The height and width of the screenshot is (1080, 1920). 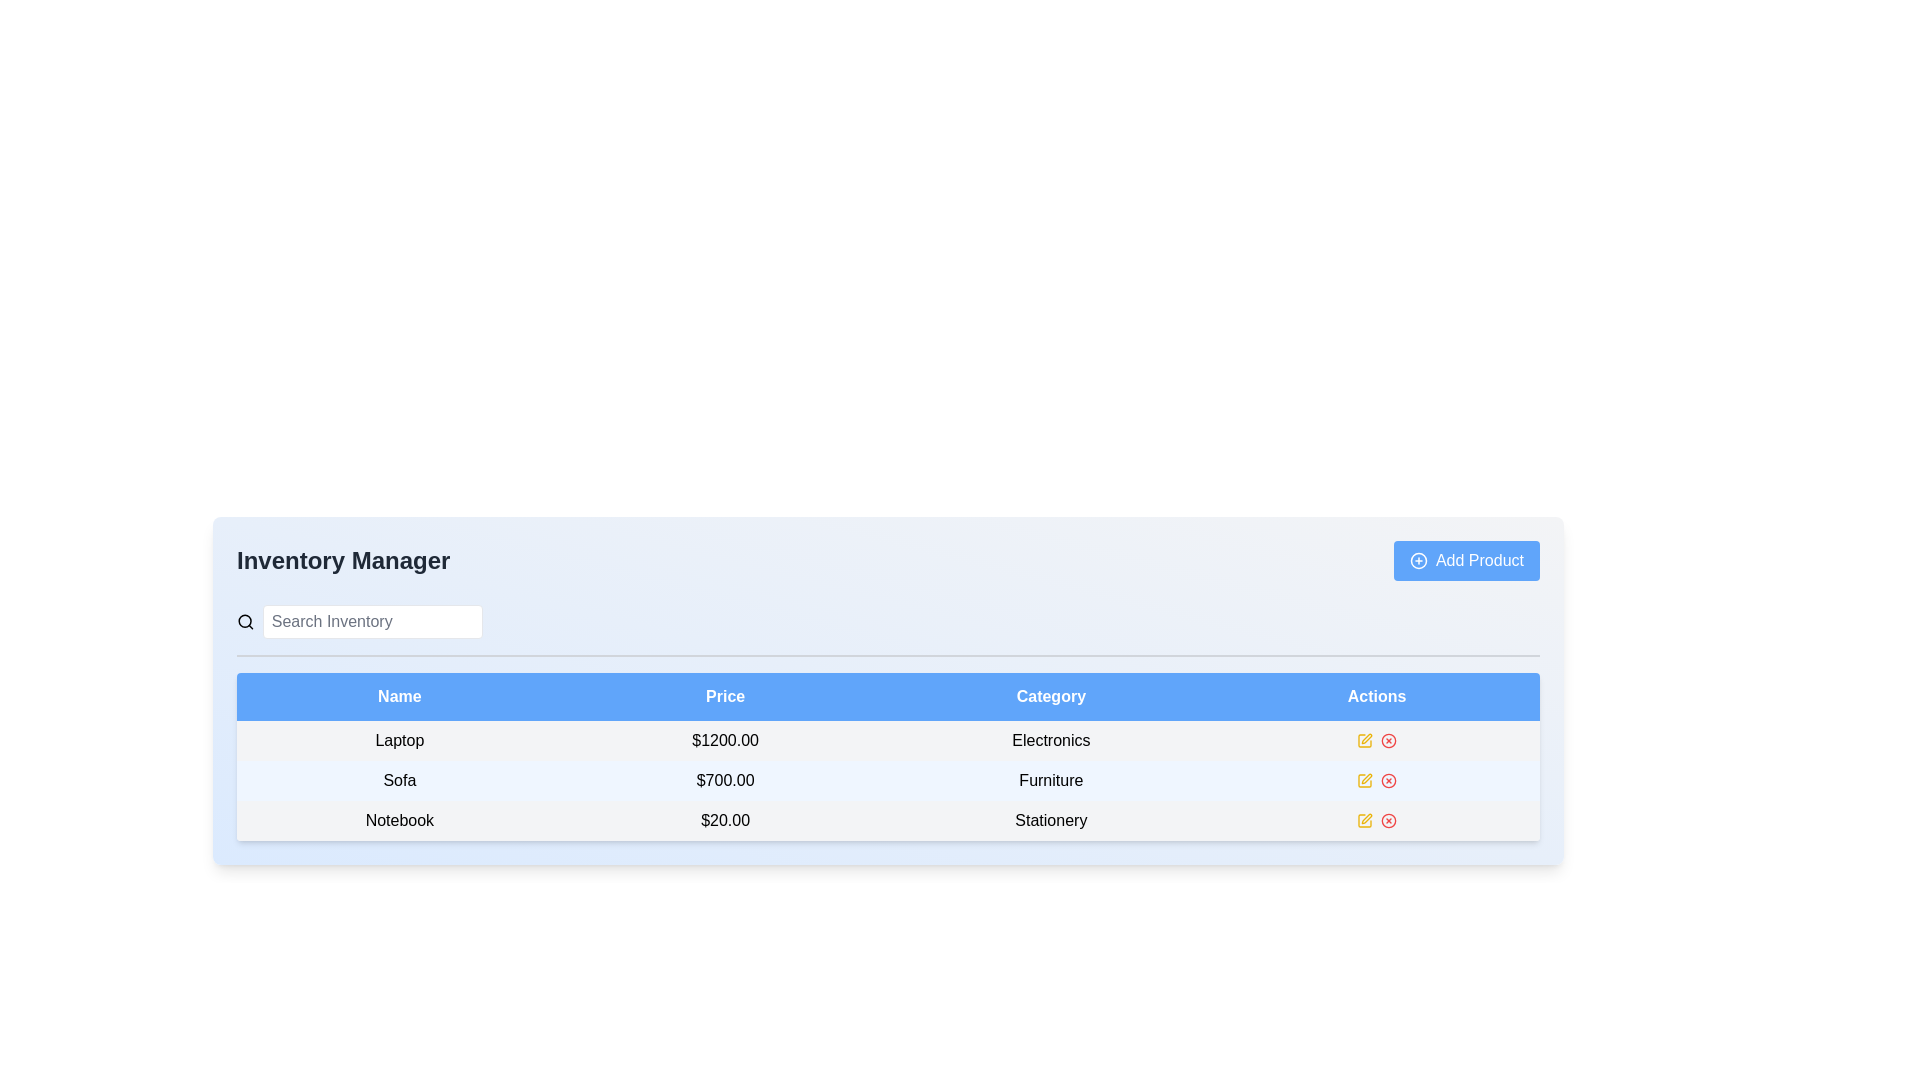 I want to click on the 'Add New Product' button located at the far right of the header section in the 'Inventory Manager' interface for interaction, so click(x=1466, y=560).